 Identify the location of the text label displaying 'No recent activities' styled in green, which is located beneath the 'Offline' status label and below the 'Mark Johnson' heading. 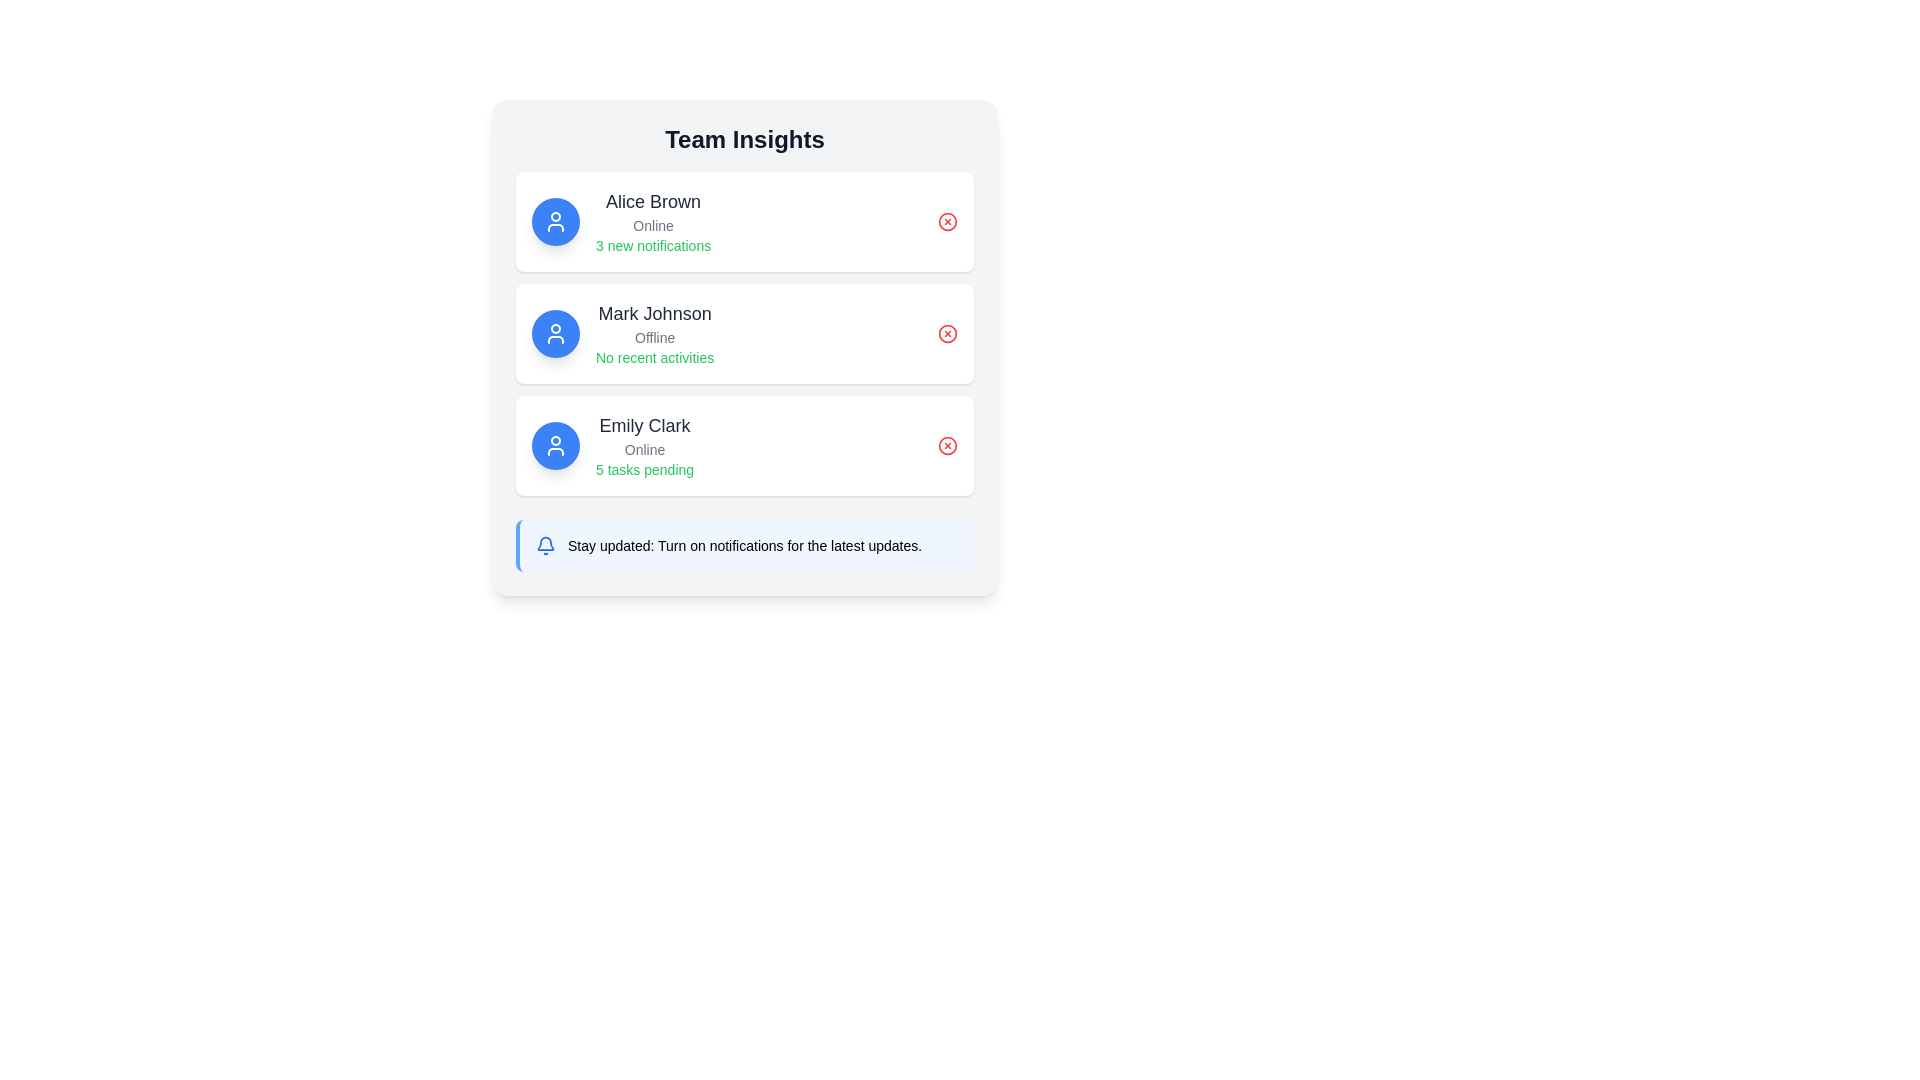
(655, 357).